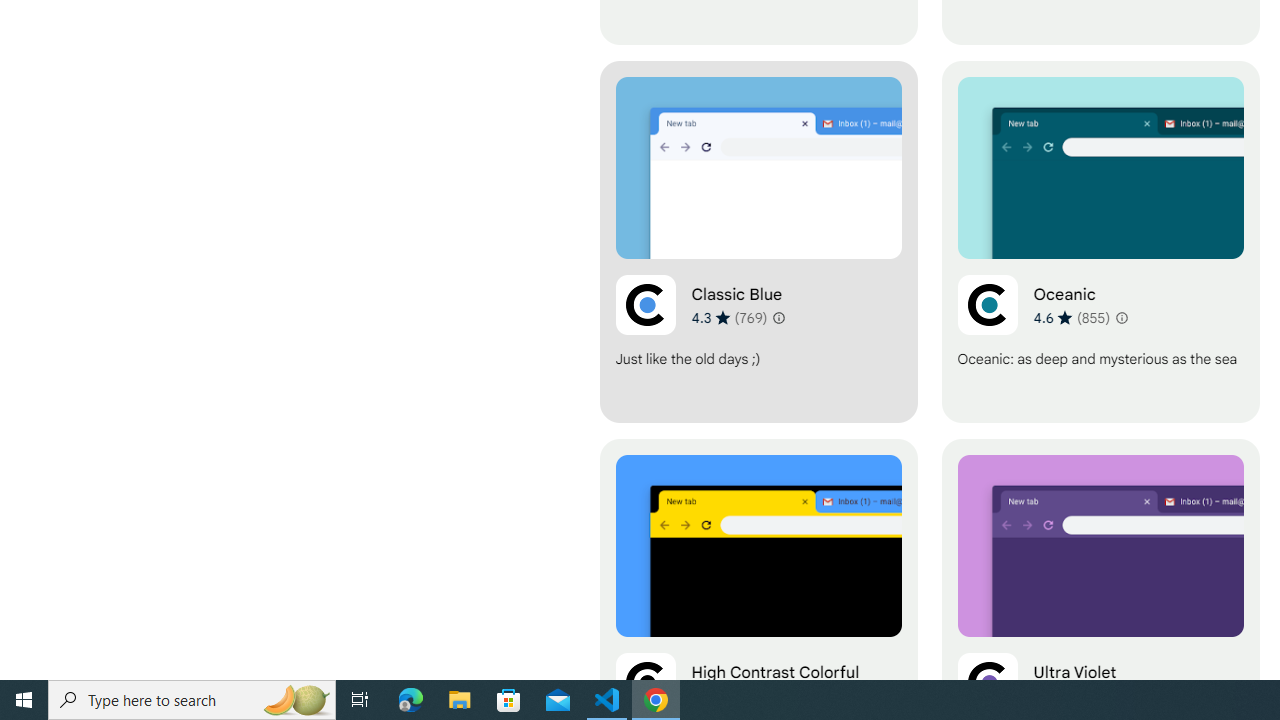  I want to click on 'Oceanic', so click(1099, 241).